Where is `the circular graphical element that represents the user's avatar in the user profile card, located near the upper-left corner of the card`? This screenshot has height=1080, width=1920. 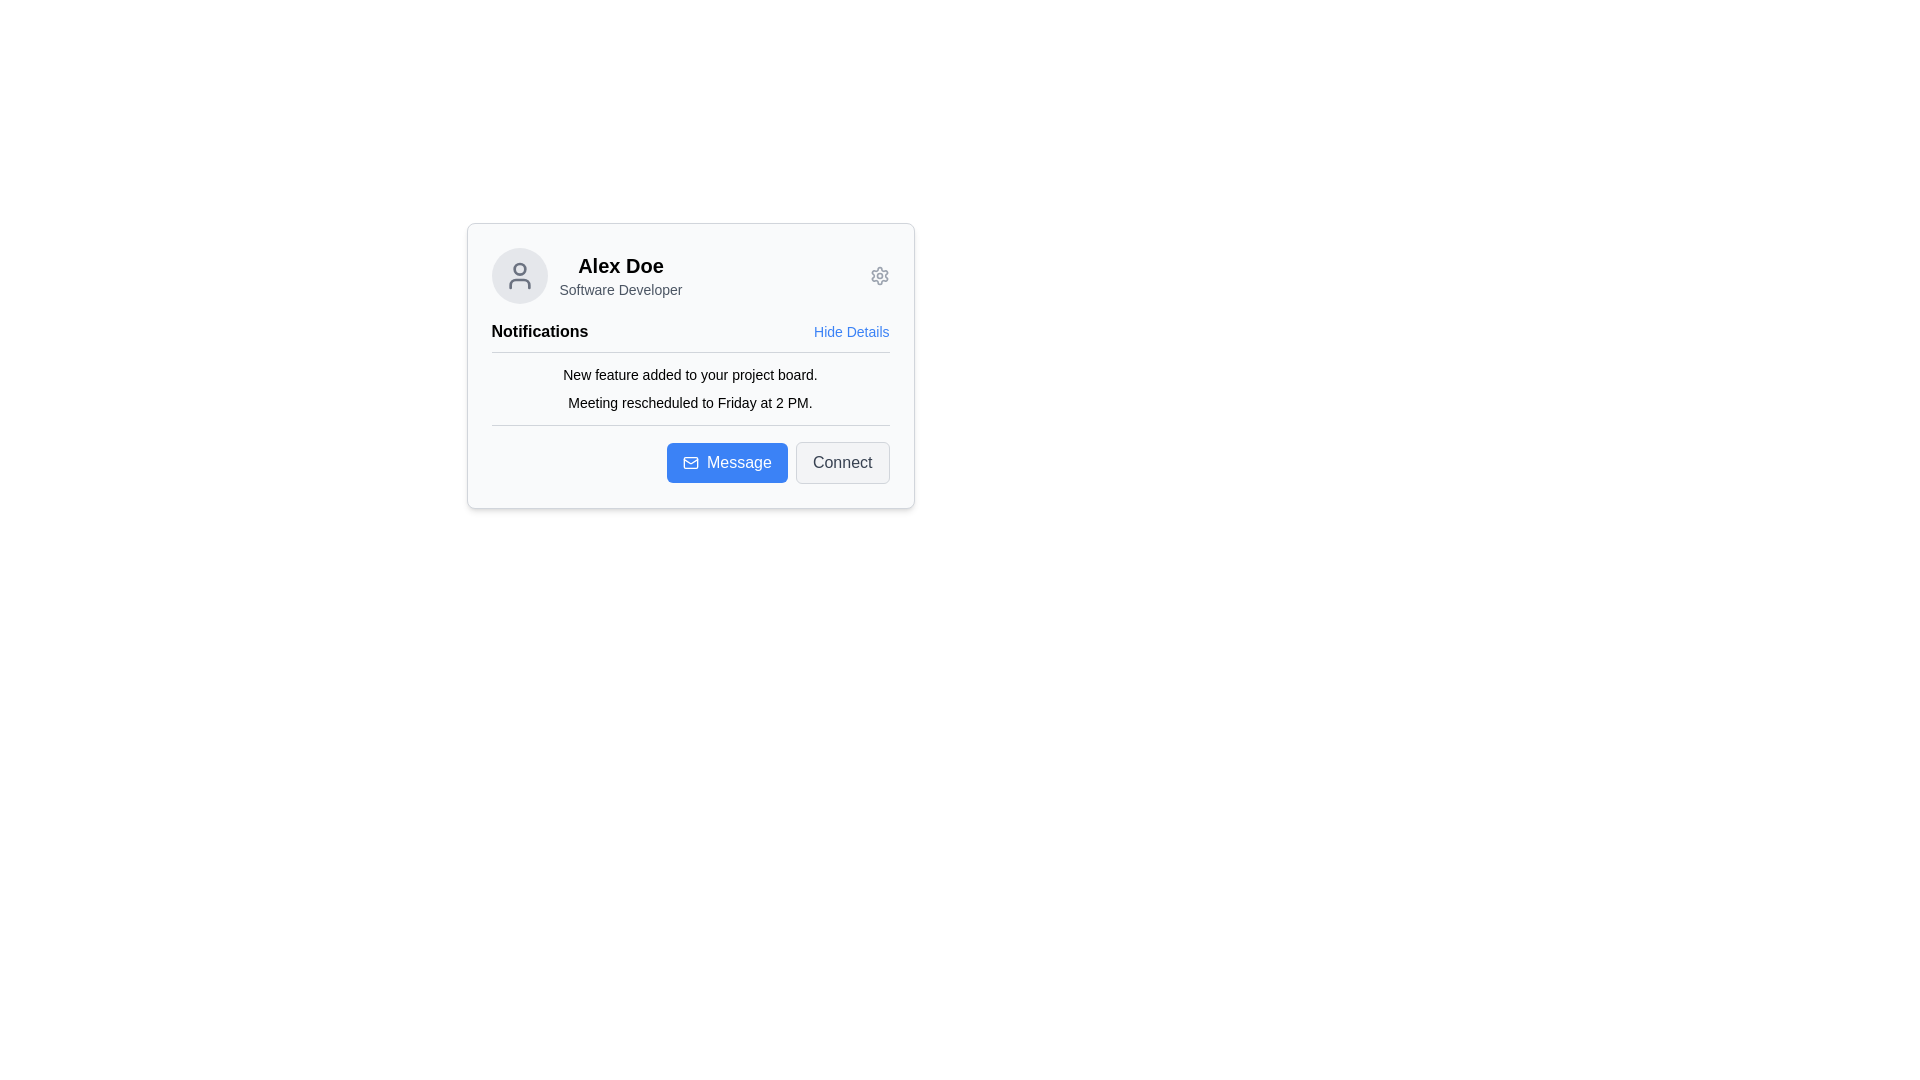
the circular graphical element that represents the user's avatar in the user profile card, located near the upper-left corner of the card is located at coordinates (519, 268).